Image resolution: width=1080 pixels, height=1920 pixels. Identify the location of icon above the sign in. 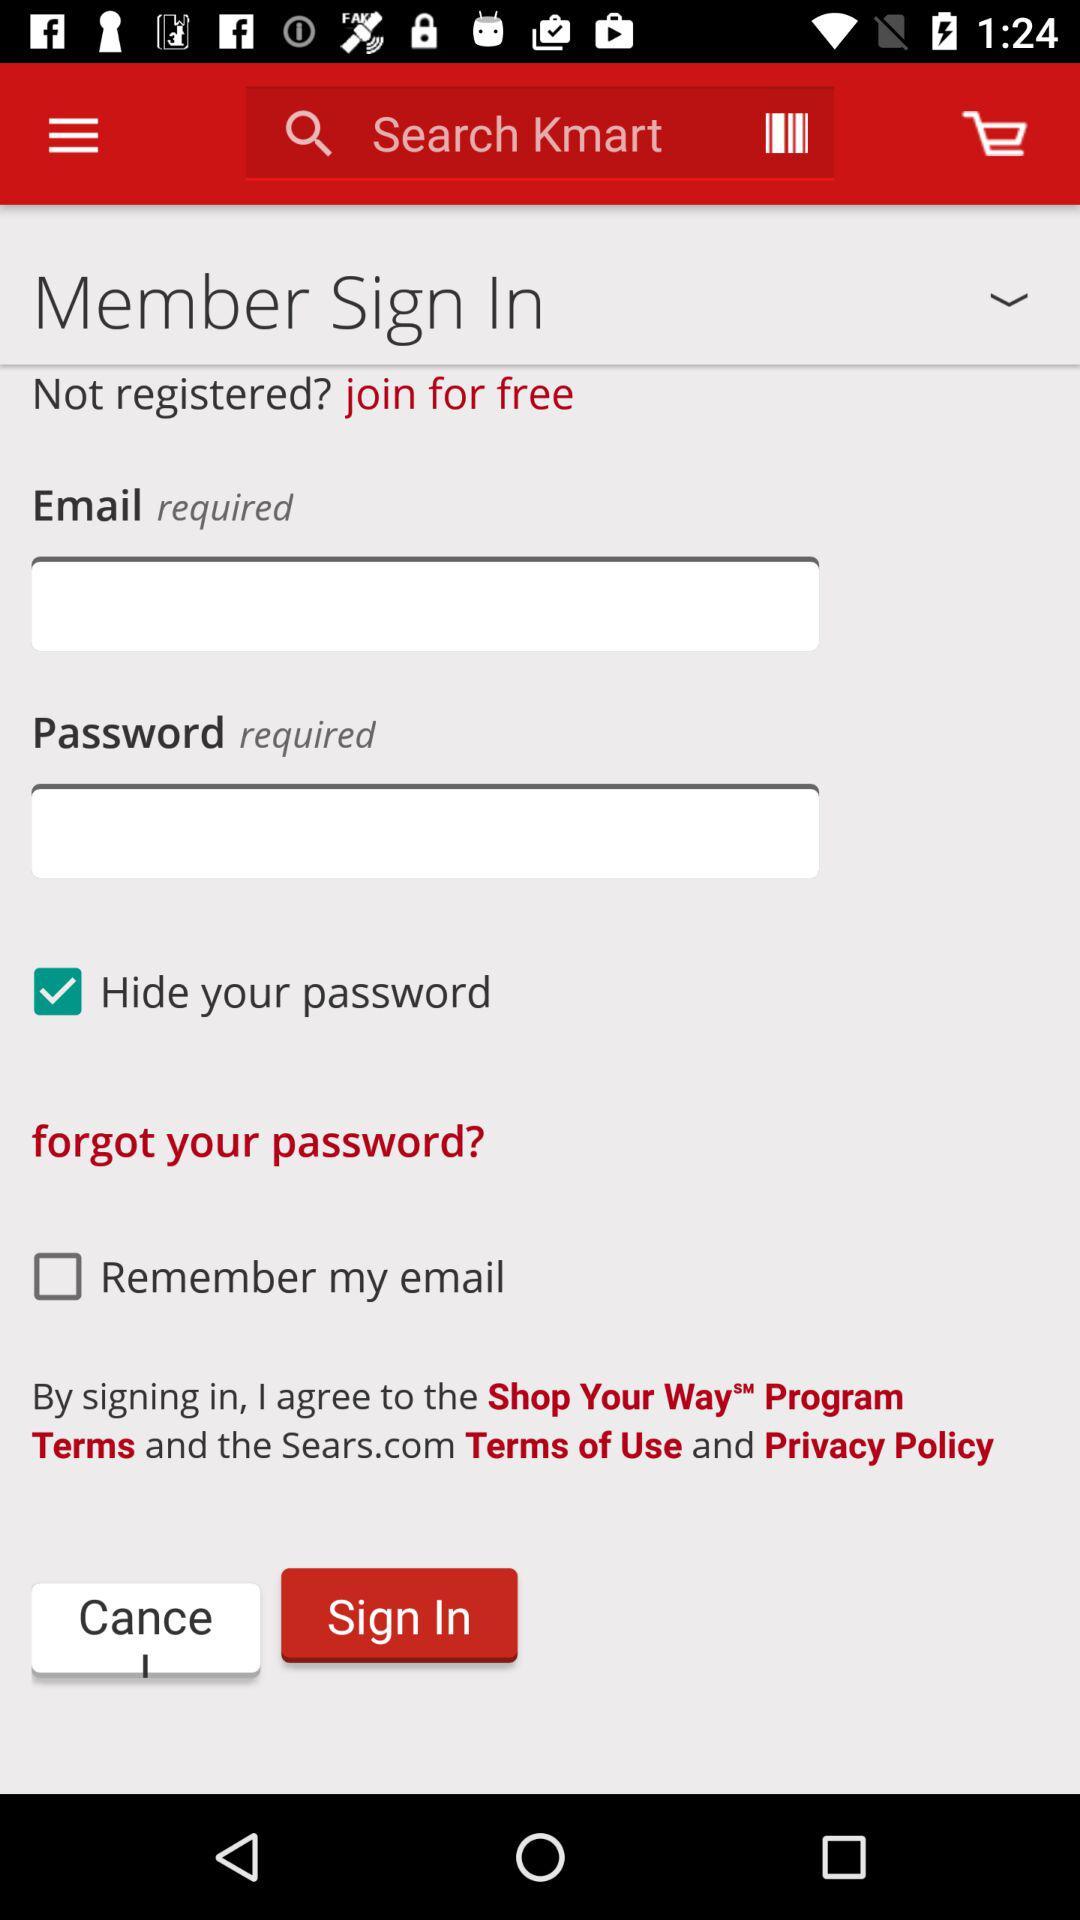
(528, 1418).